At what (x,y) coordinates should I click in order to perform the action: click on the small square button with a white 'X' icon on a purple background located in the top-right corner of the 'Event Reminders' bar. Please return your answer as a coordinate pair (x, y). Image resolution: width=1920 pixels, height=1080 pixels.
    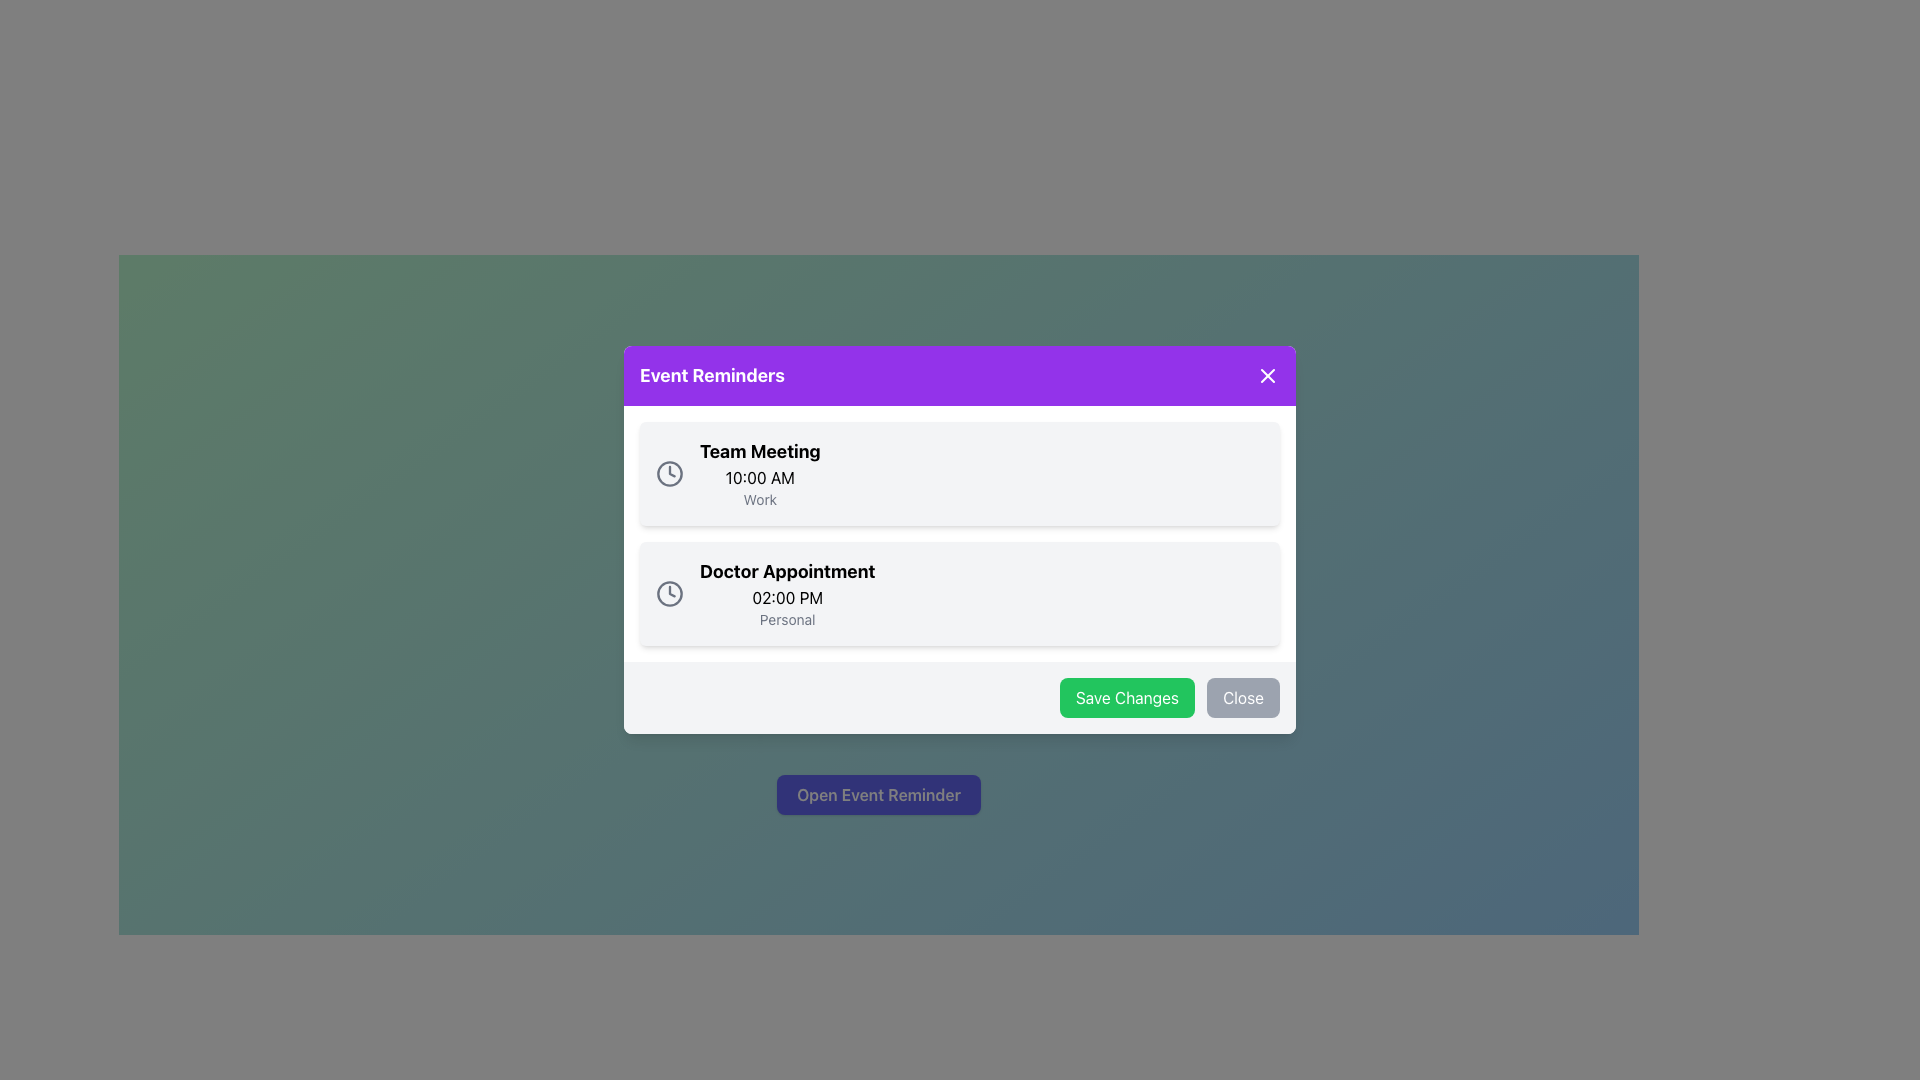
    Looking at the image, I should click on (1266, 375).